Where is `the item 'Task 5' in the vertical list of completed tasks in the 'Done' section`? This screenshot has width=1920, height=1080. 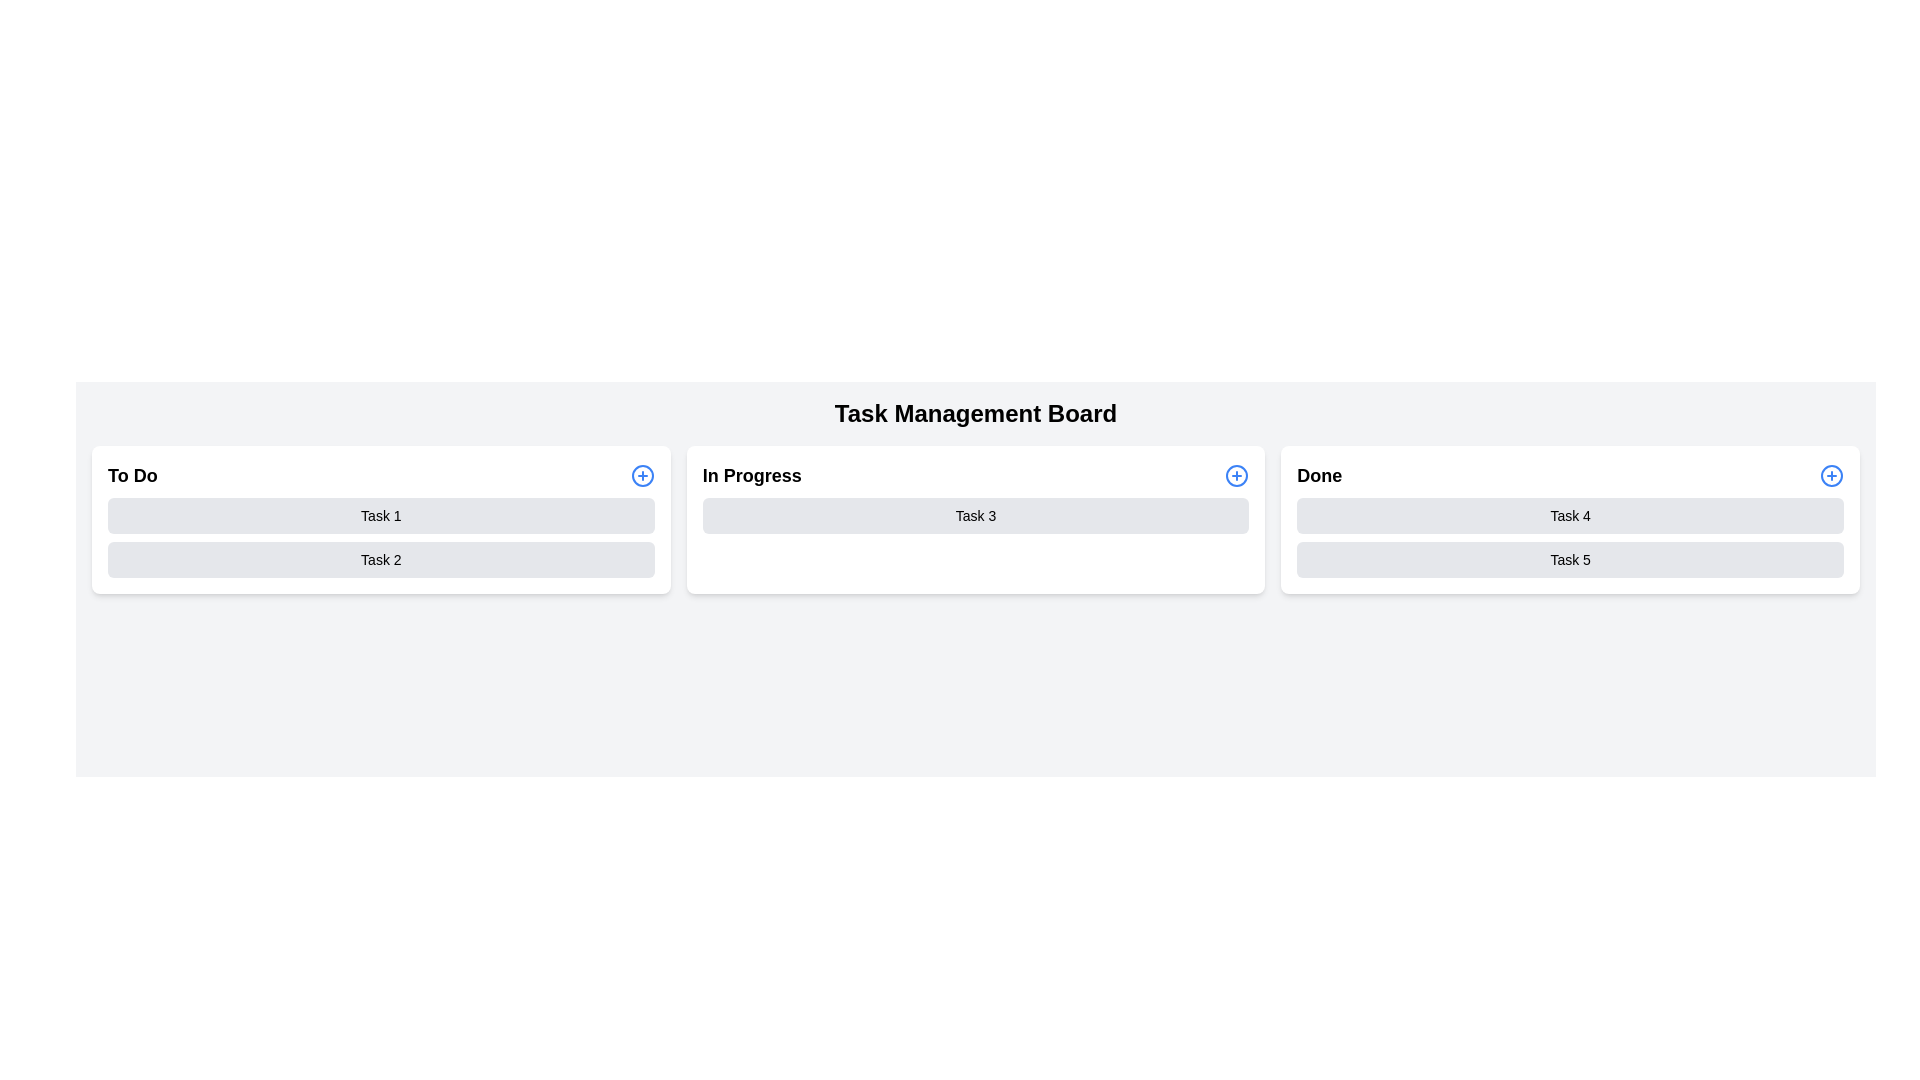 the item 'Task 5' in the vertical list of completed tasks in the 'Done' section is located at coordinates (1569, 536).